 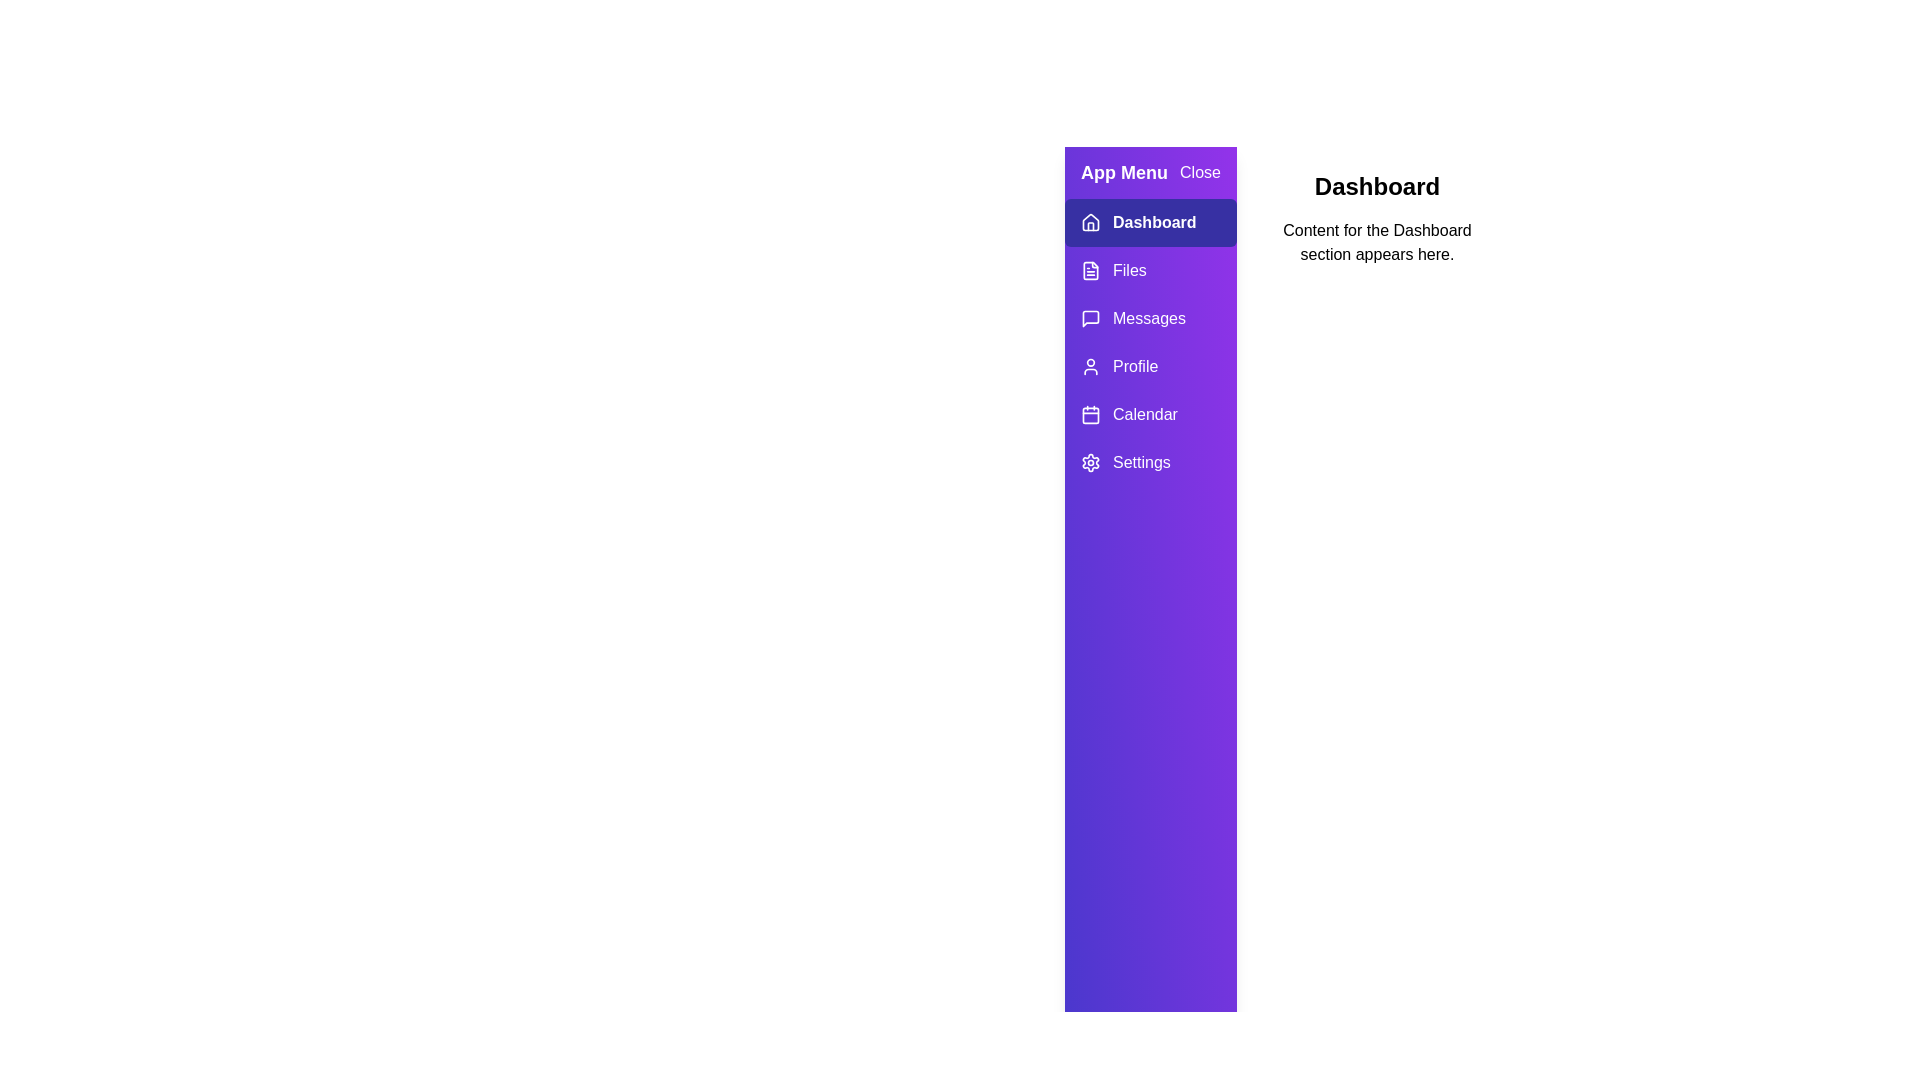 I want to click on the Profile tab in the menu, so click(x=1150, y=366).